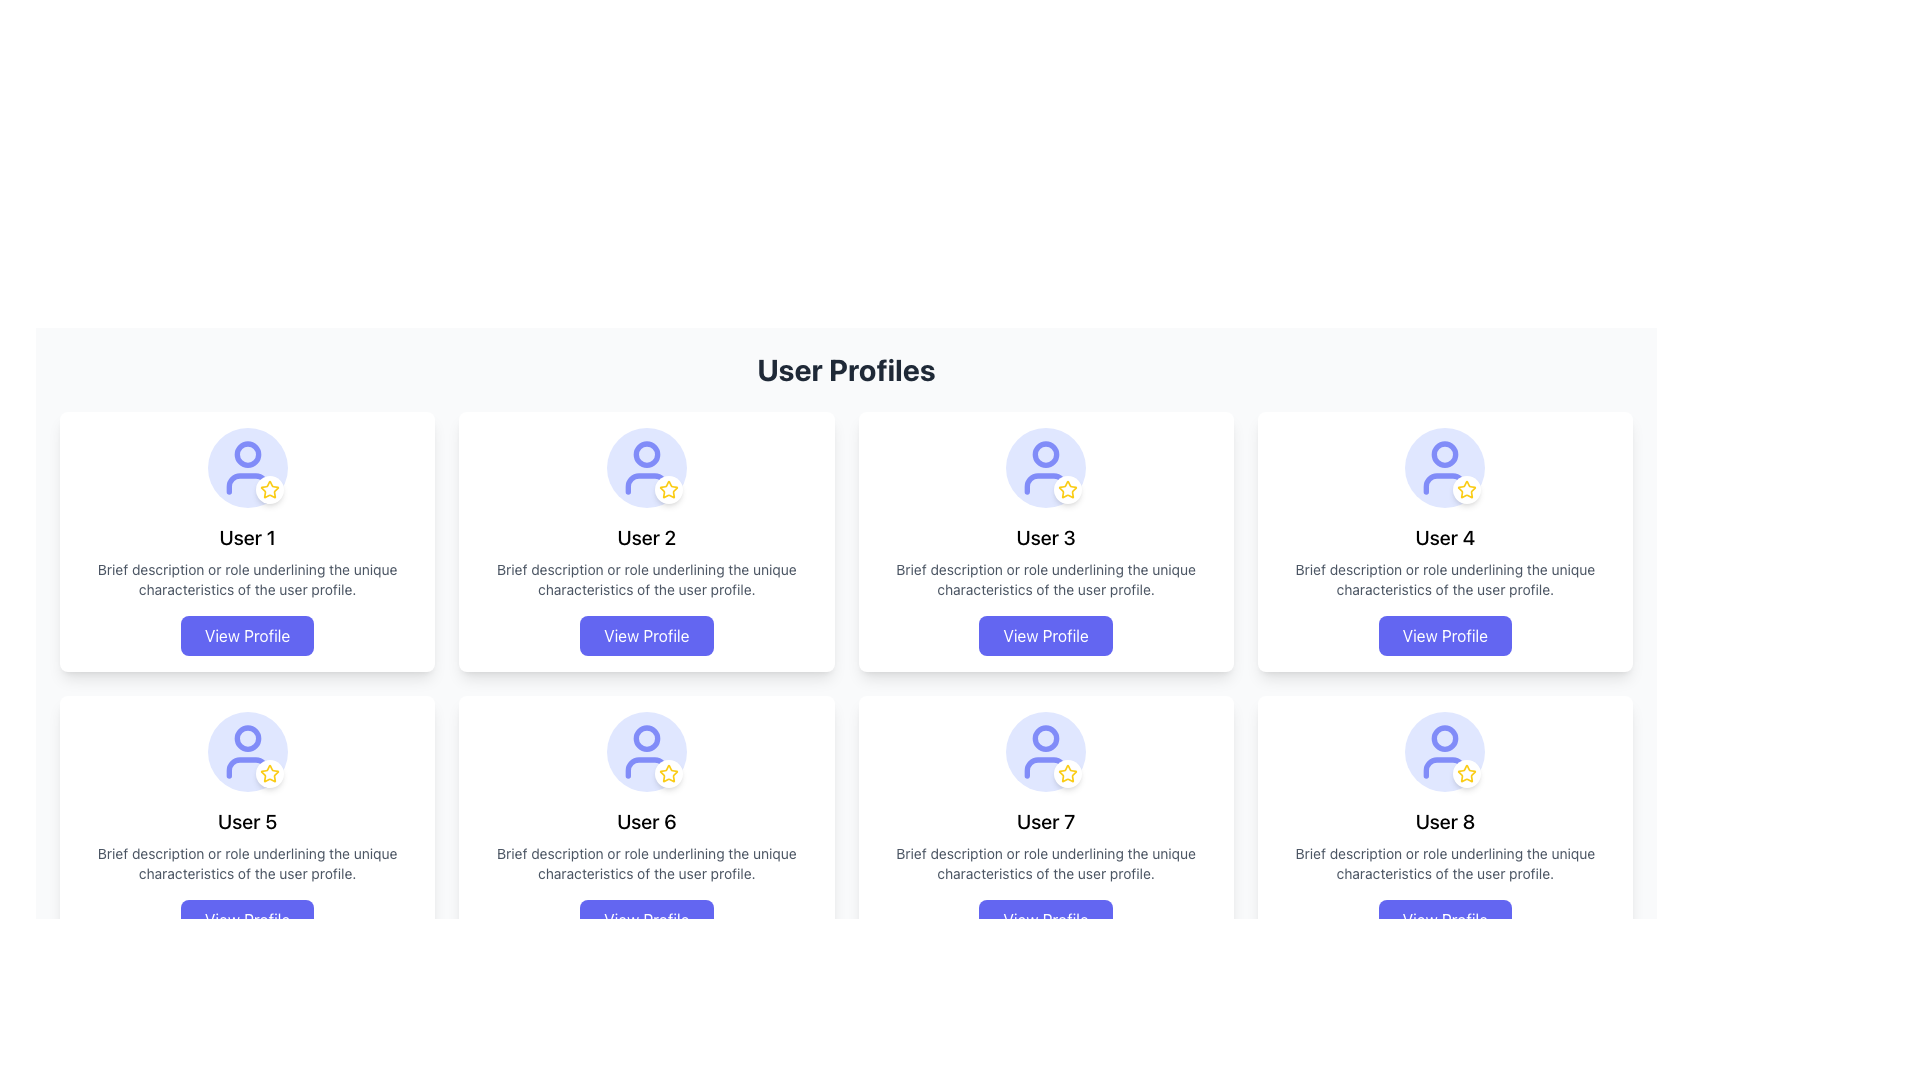 Image resolution: width=1920 pixels, height=1080 pixels. What do you see at coordinates (268, 772) in the screenshot?
I see `the yellow star-shaped icon located at the bottom right of User 5's profile card in the grid layout` at bounding box center [268, 772].